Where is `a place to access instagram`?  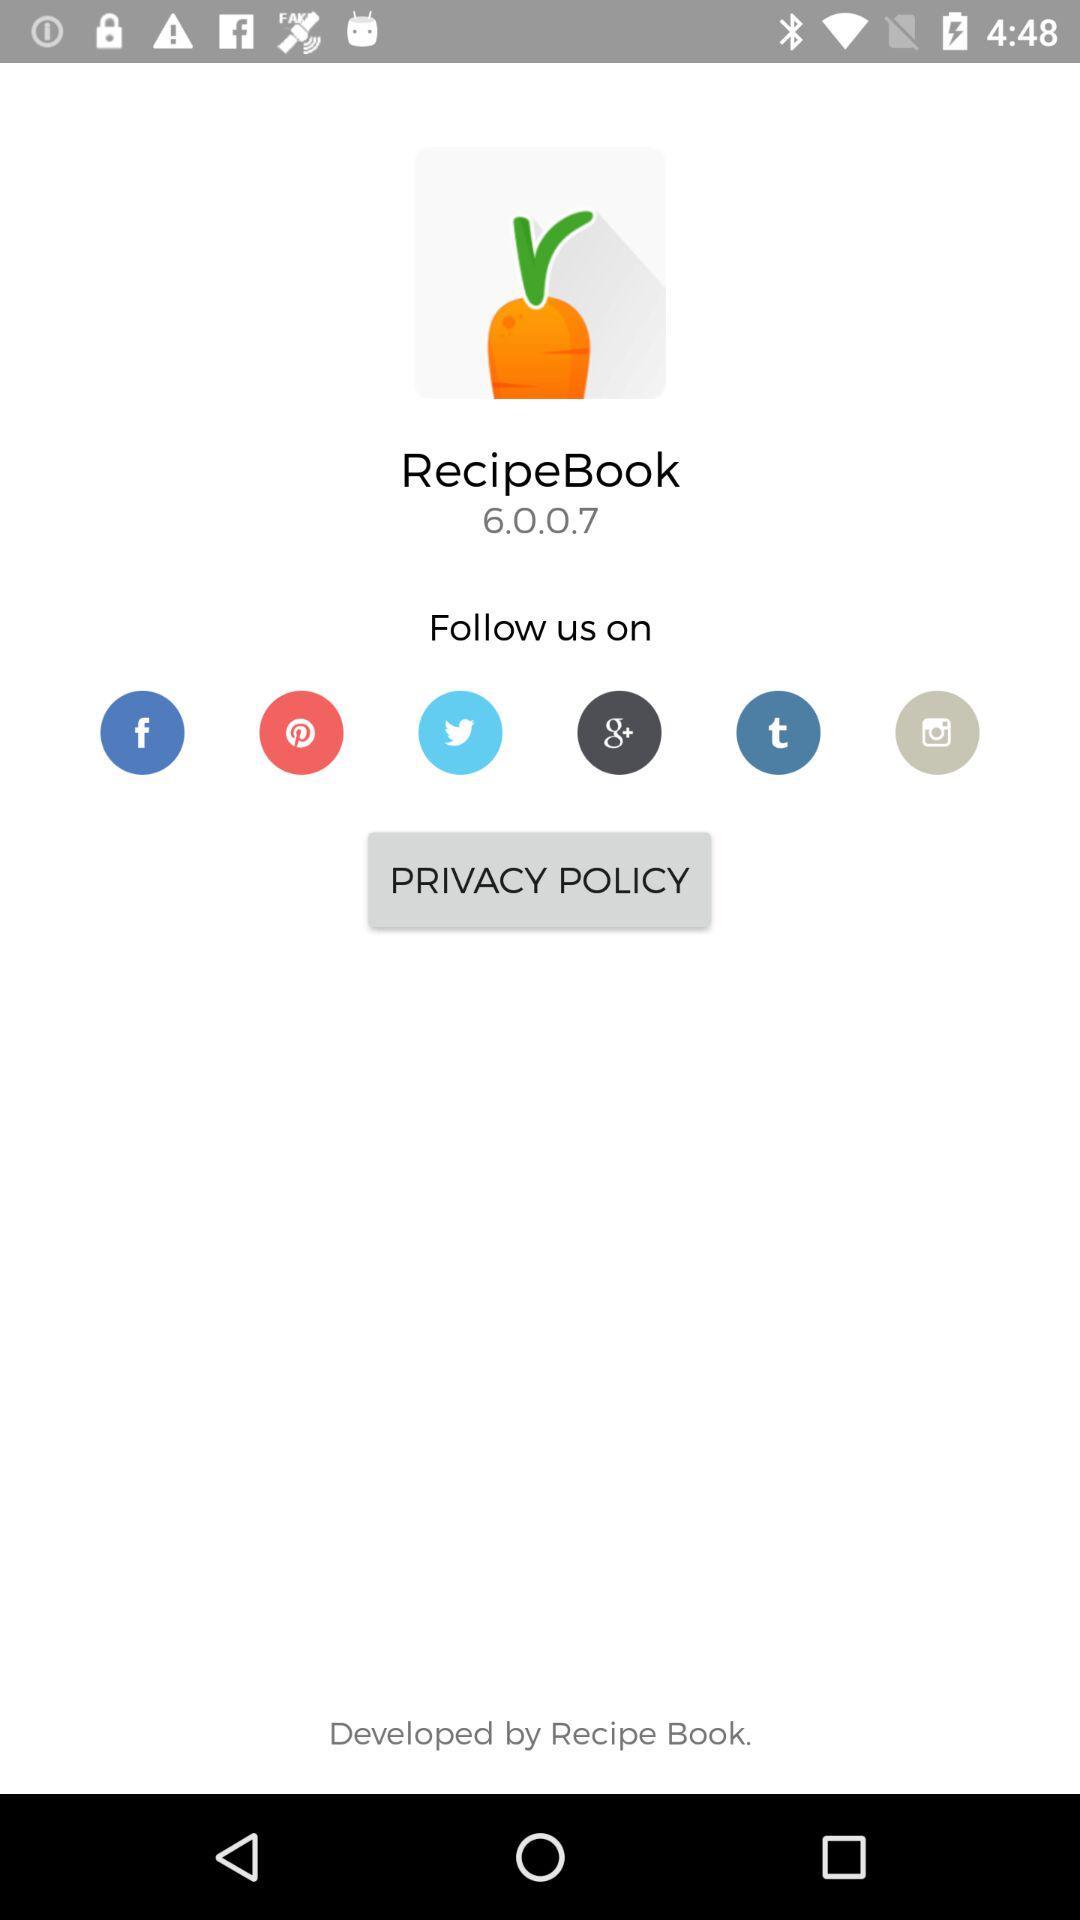 a place to access instagram is located at coordinates (937, 731).